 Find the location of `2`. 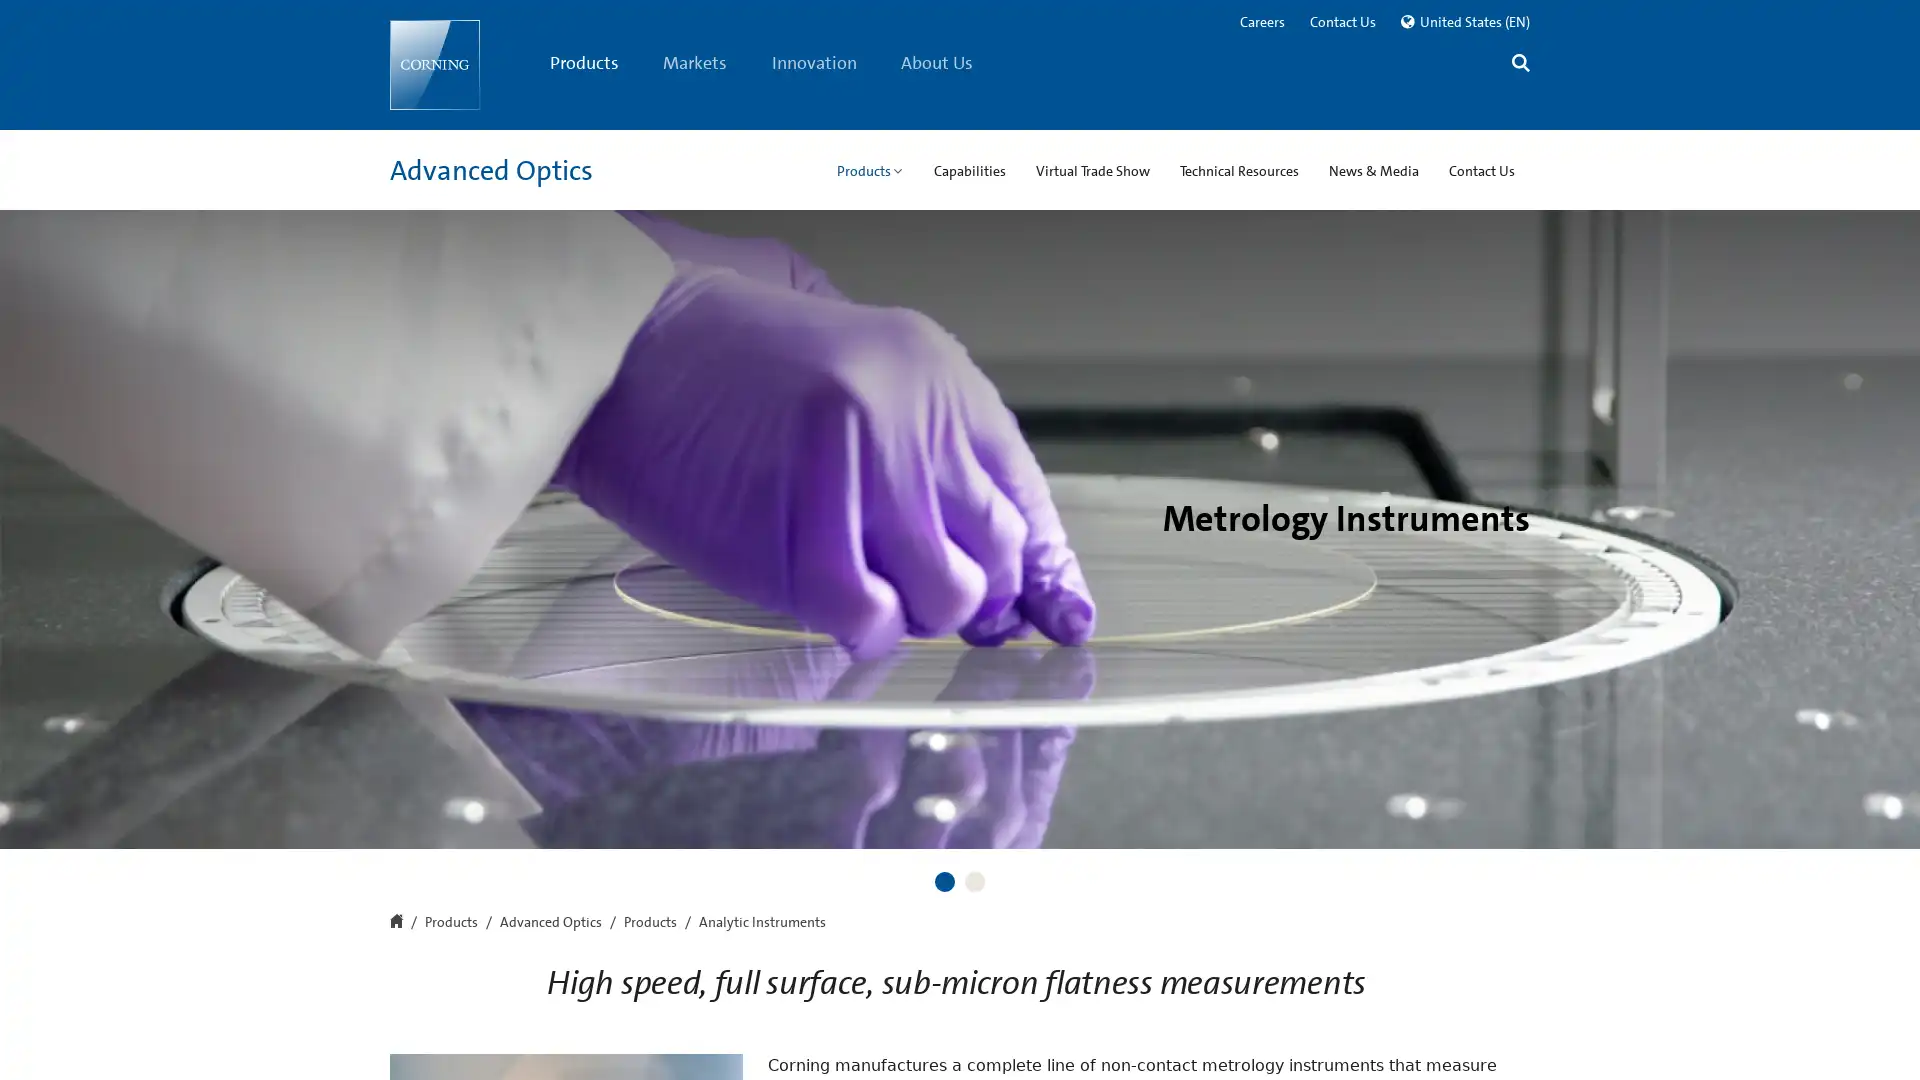

2 is located at coordinates (974, 881).